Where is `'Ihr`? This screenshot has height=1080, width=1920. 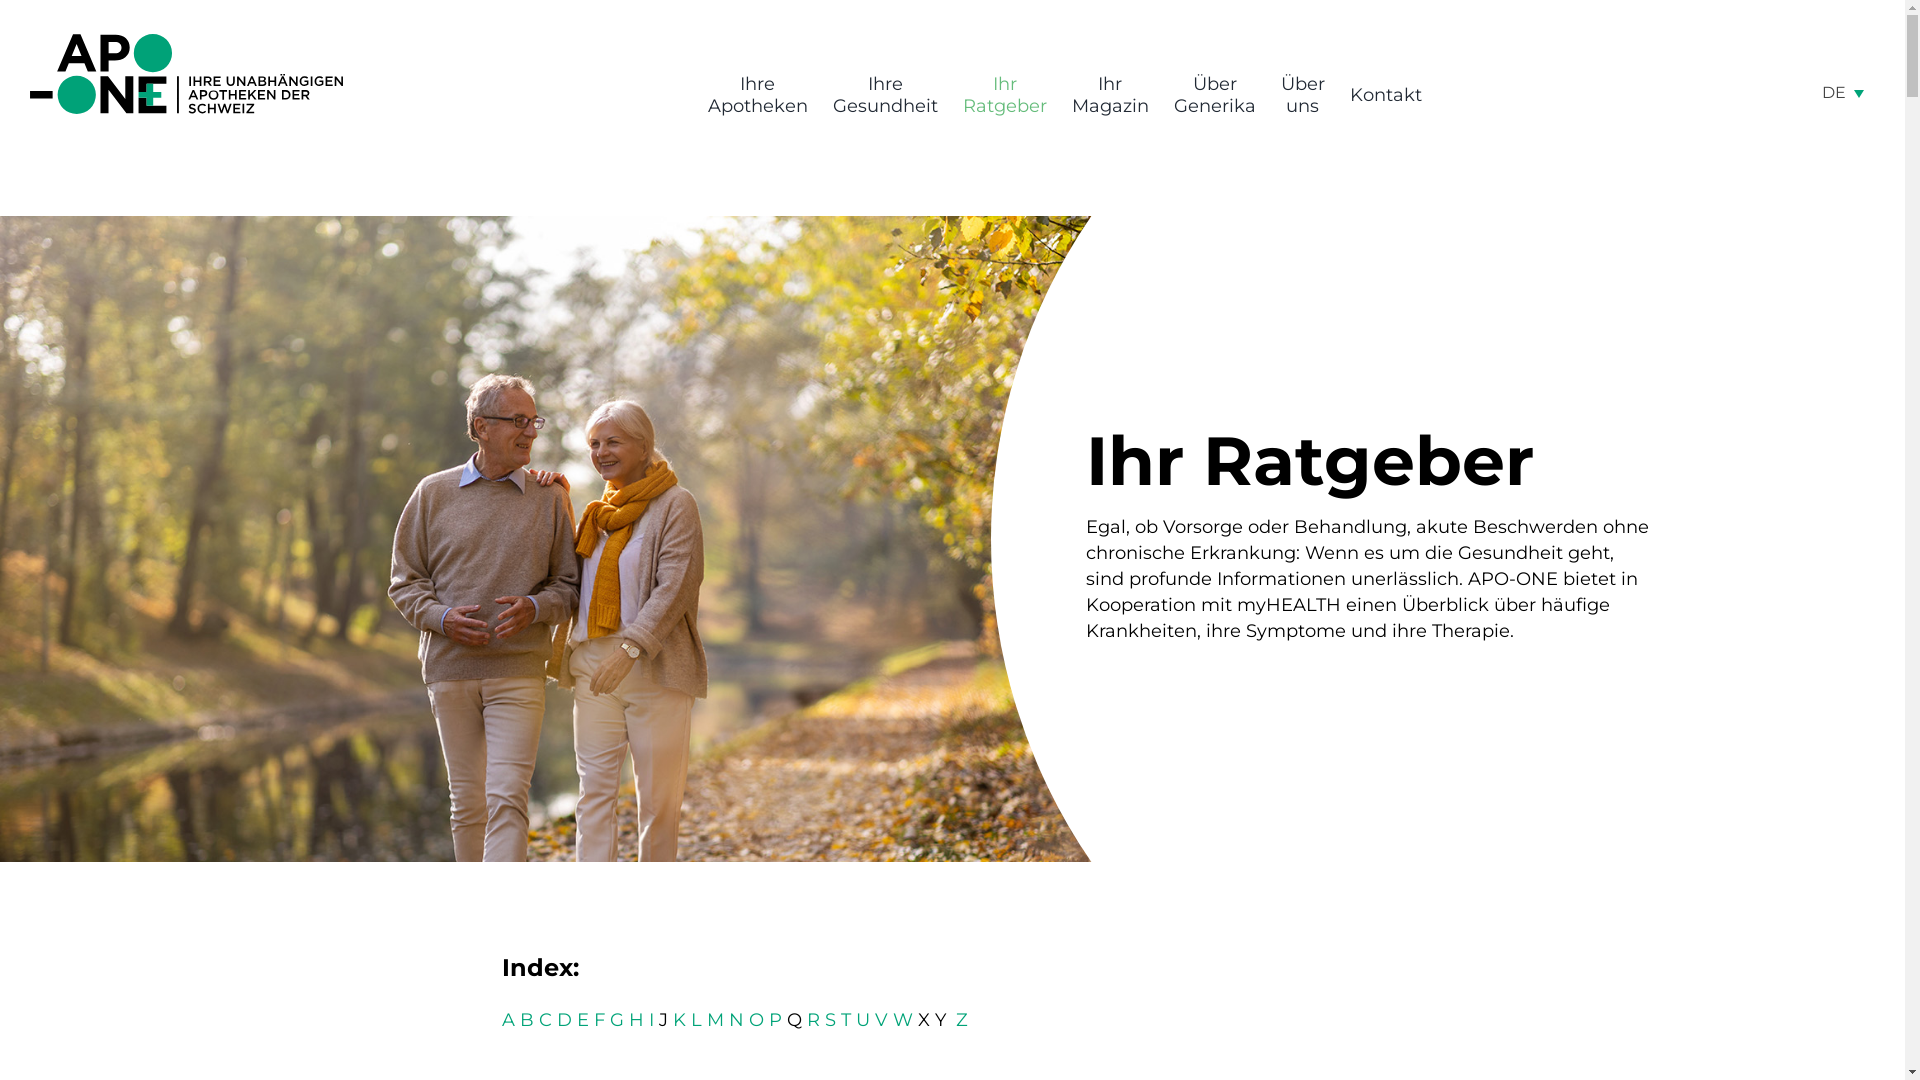
'Ihr is located at coordinates (1003, 95).